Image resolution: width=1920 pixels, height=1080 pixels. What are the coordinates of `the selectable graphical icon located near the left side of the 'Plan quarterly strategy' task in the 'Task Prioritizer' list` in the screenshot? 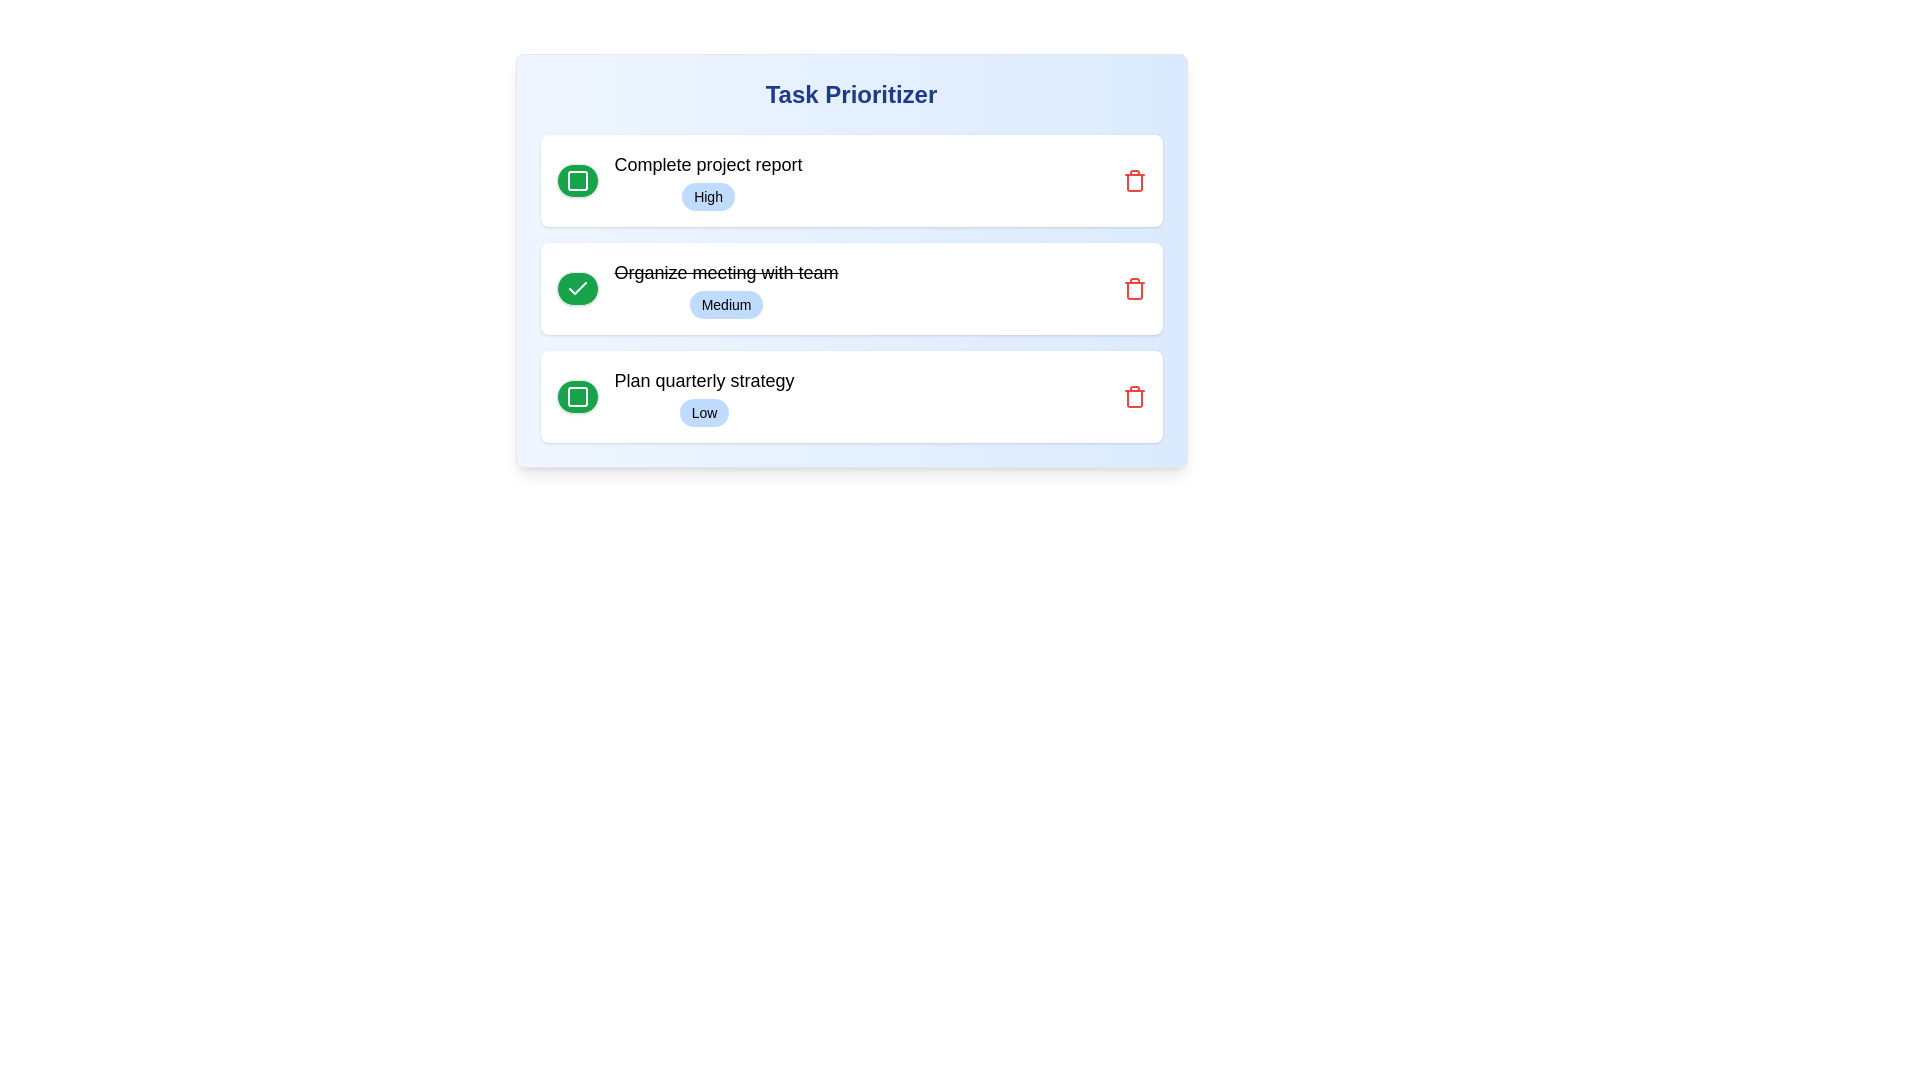 It's located at (576, 397).